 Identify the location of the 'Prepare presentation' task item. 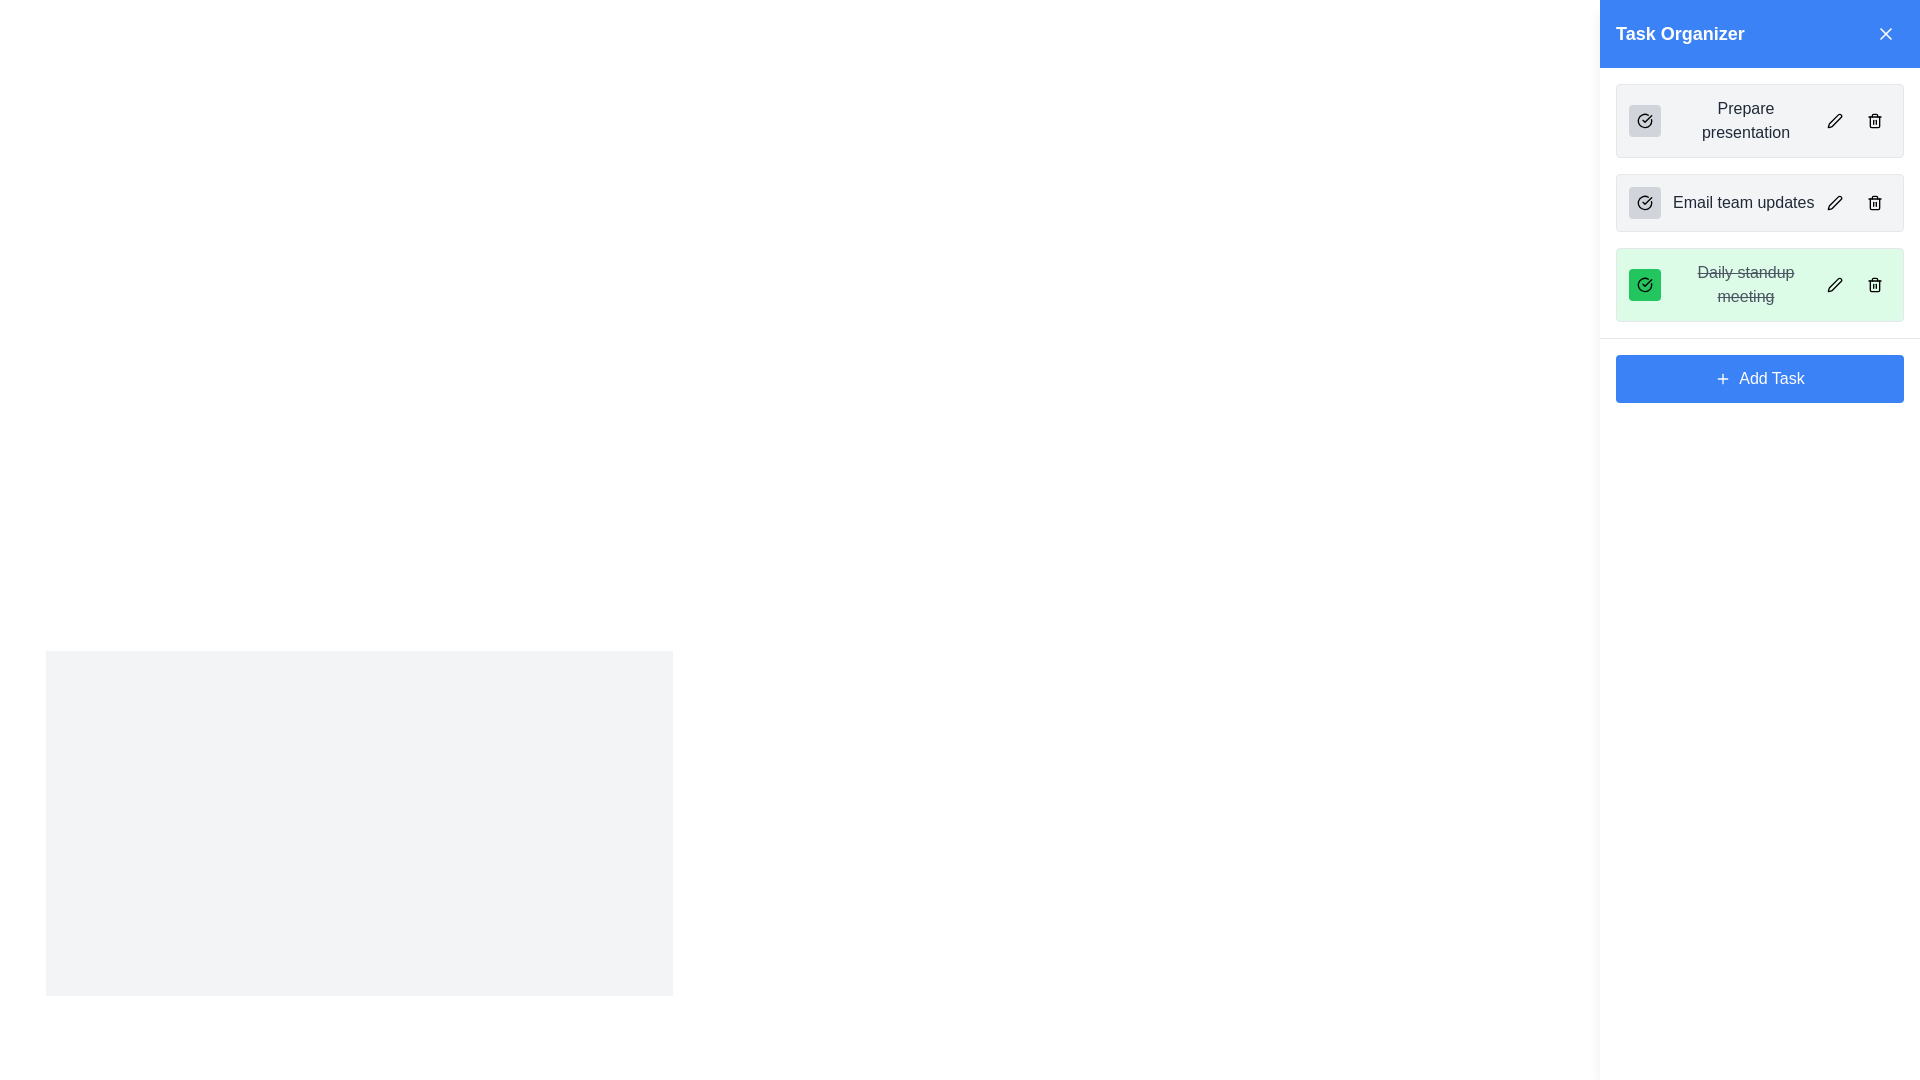
(1722, 120).